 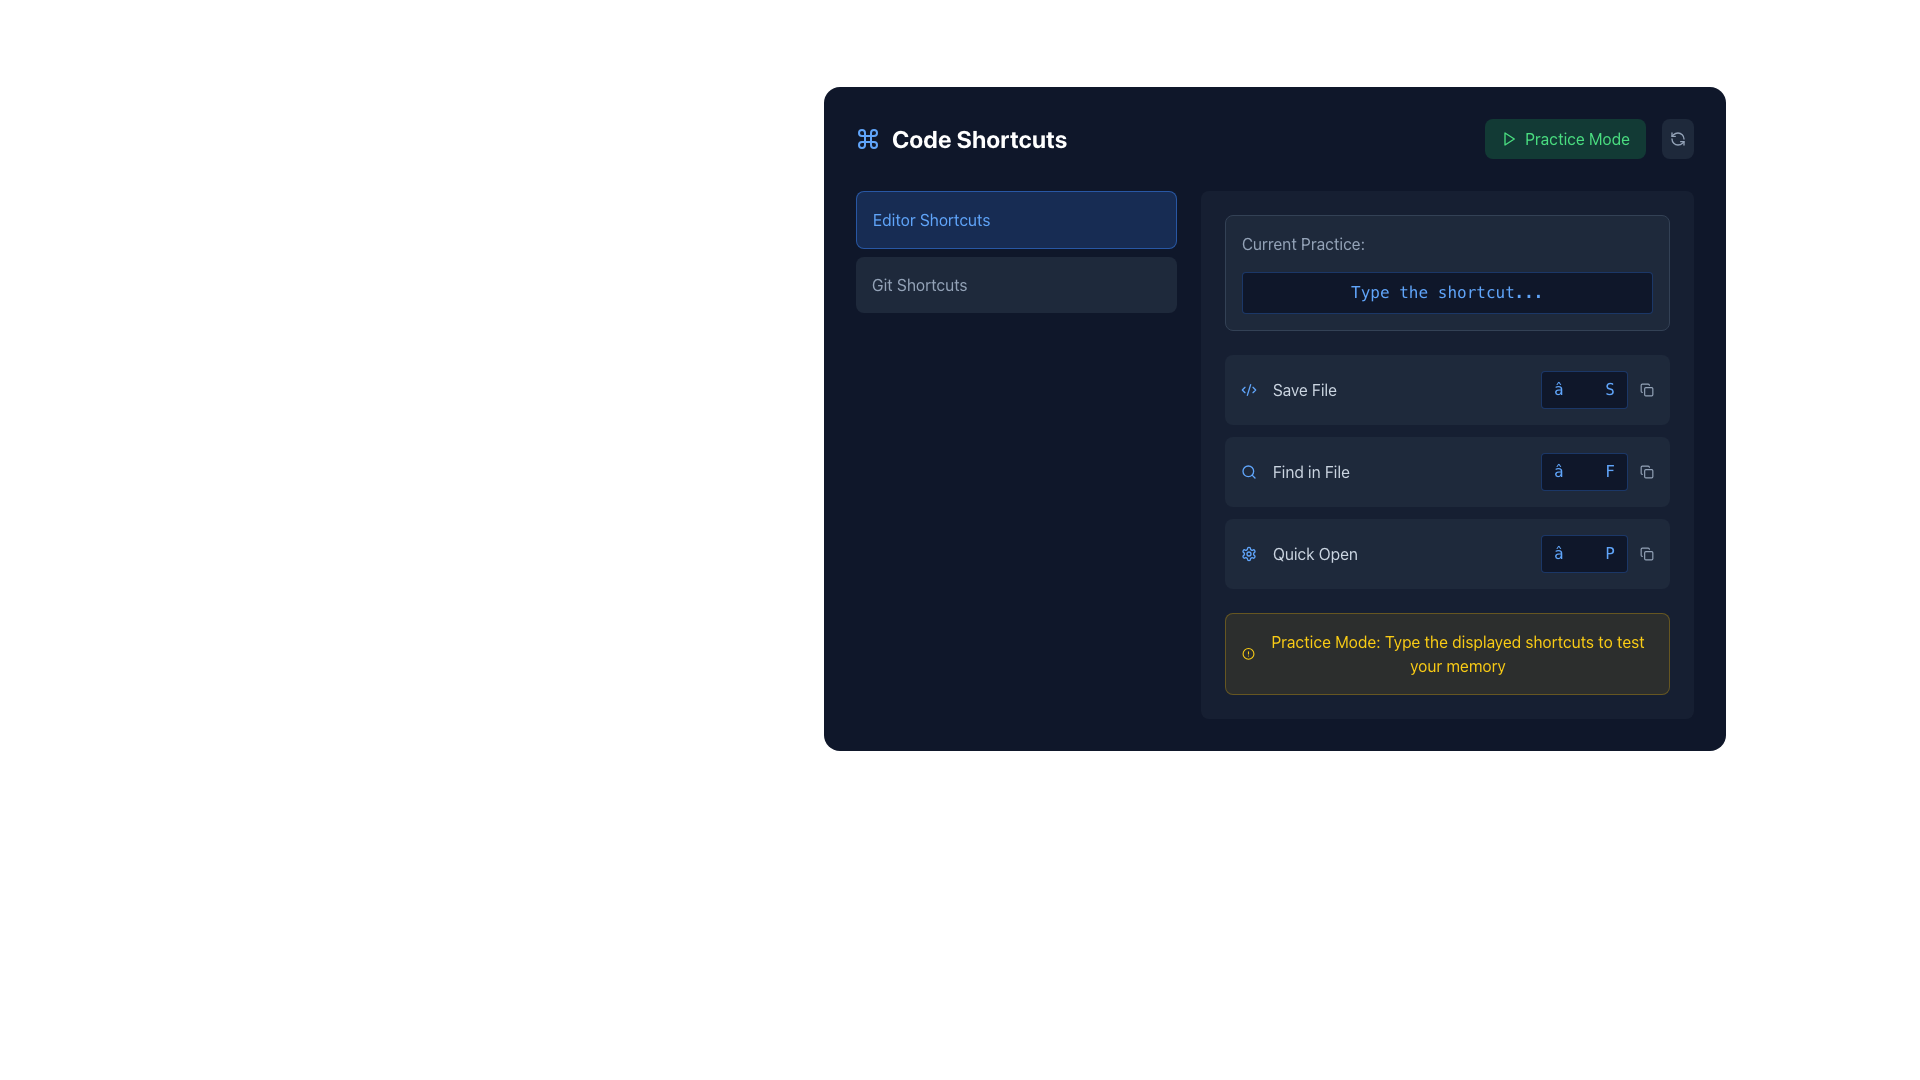 I want to click on the green 'Practice Mode' button, which features a play icon to the left of the text, so click(x=1588, y=137).